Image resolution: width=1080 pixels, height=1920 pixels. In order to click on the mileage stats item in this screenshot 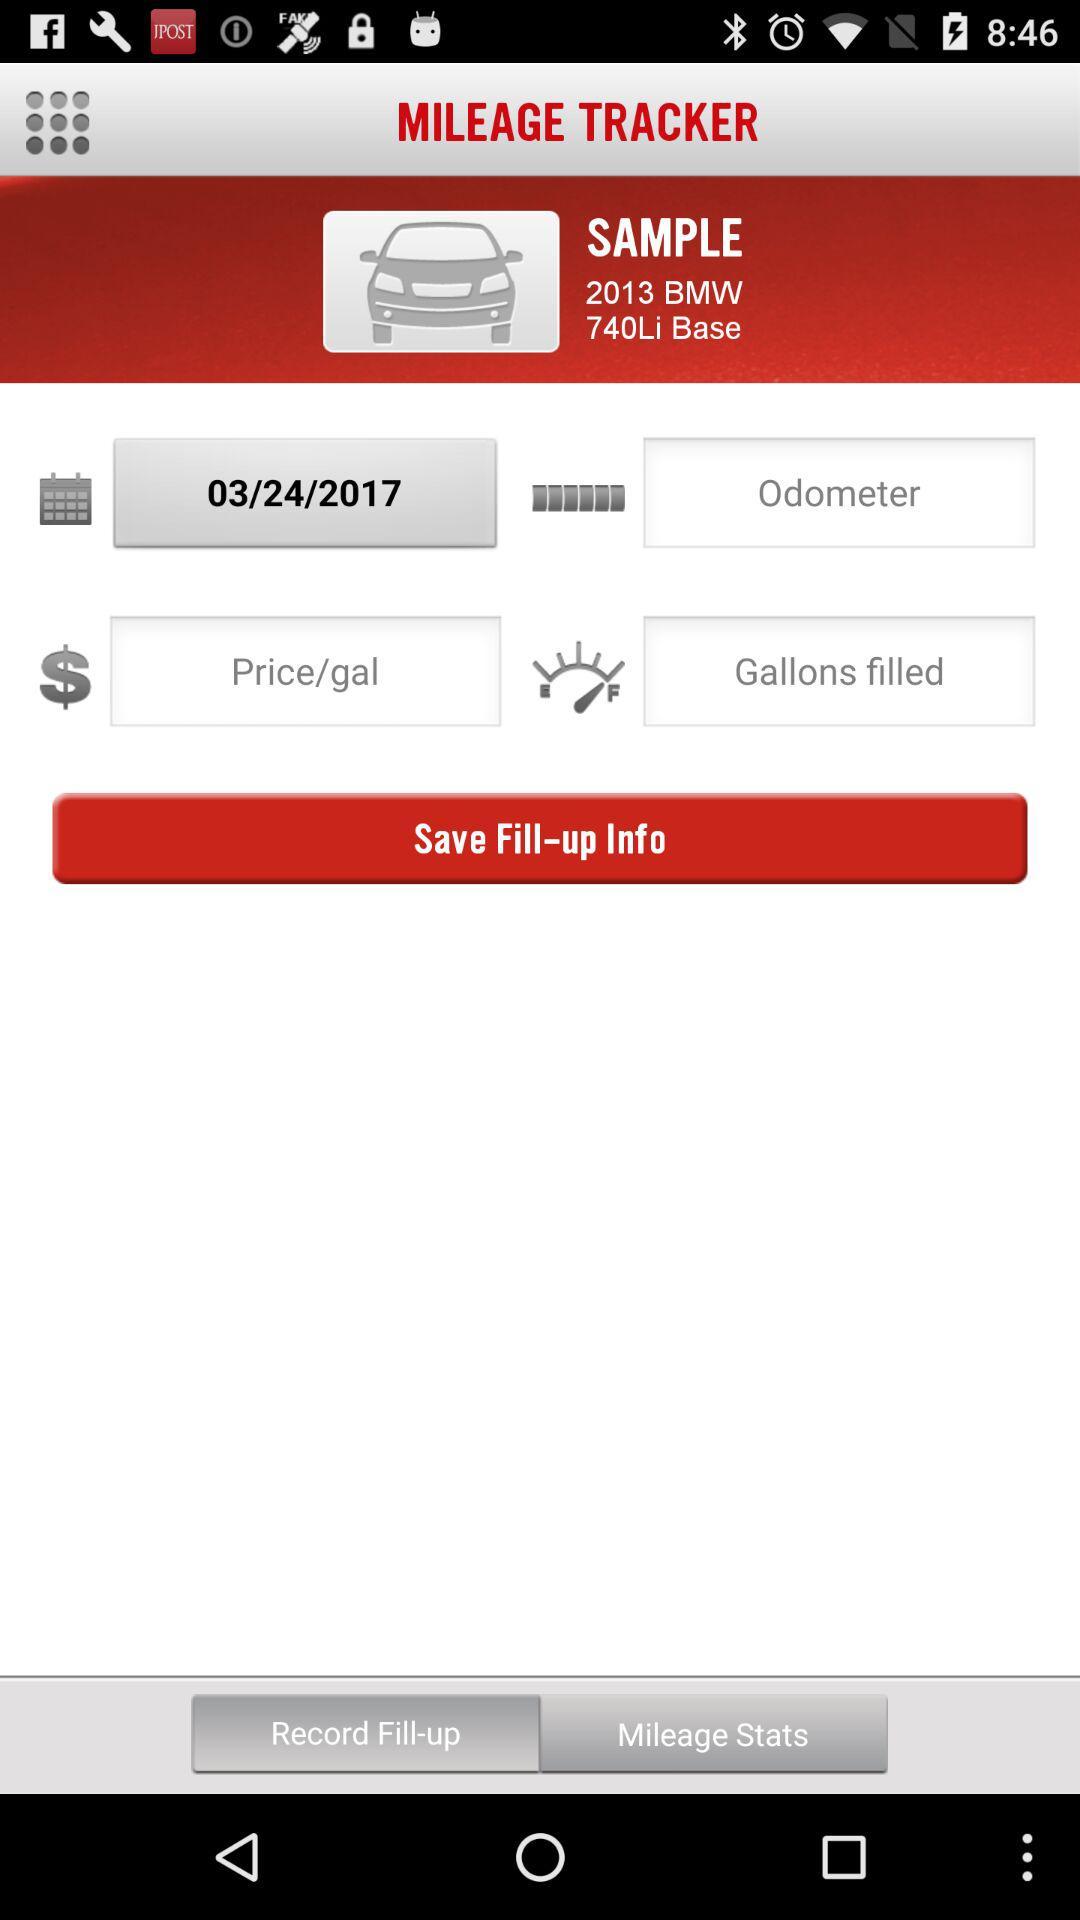, I will do `click(712, 1733)`.